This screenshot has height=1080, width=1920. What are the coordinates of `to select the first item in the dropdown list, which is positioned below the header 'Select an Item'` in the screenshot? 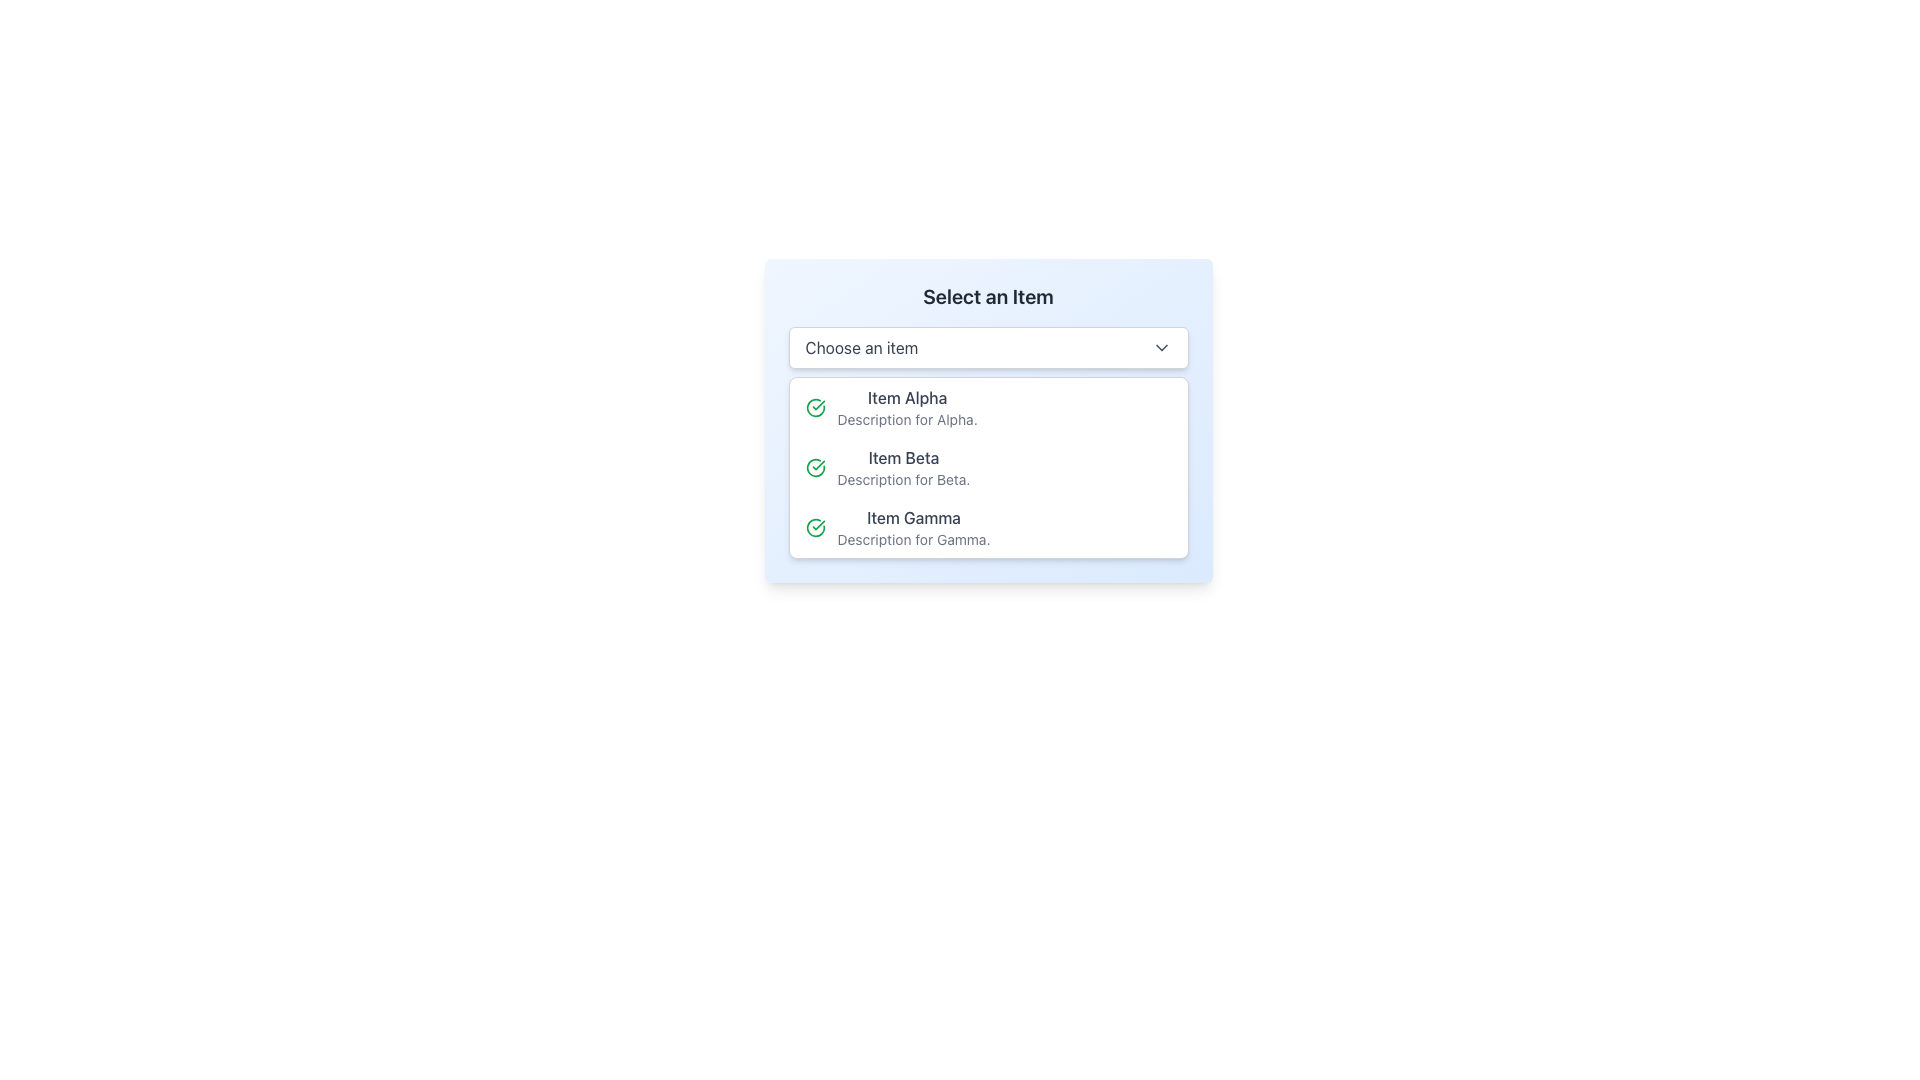 It's located at (906, 407).